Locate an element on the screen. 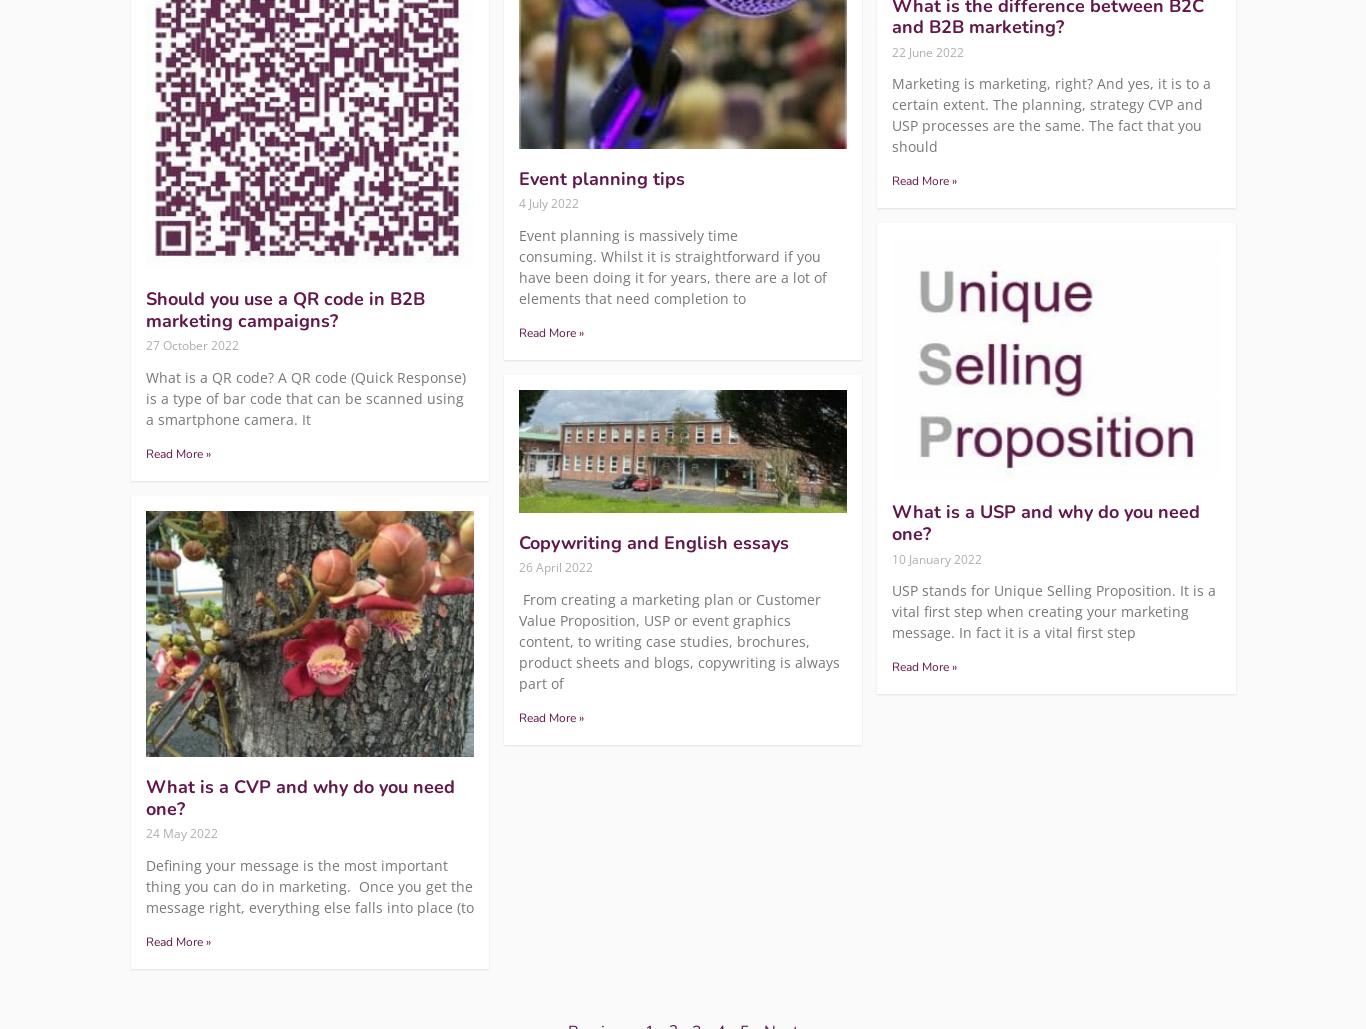 The height and width of the screenshot is (1029, 1366). '26 April 2022' is located at coordinates (517, 566).